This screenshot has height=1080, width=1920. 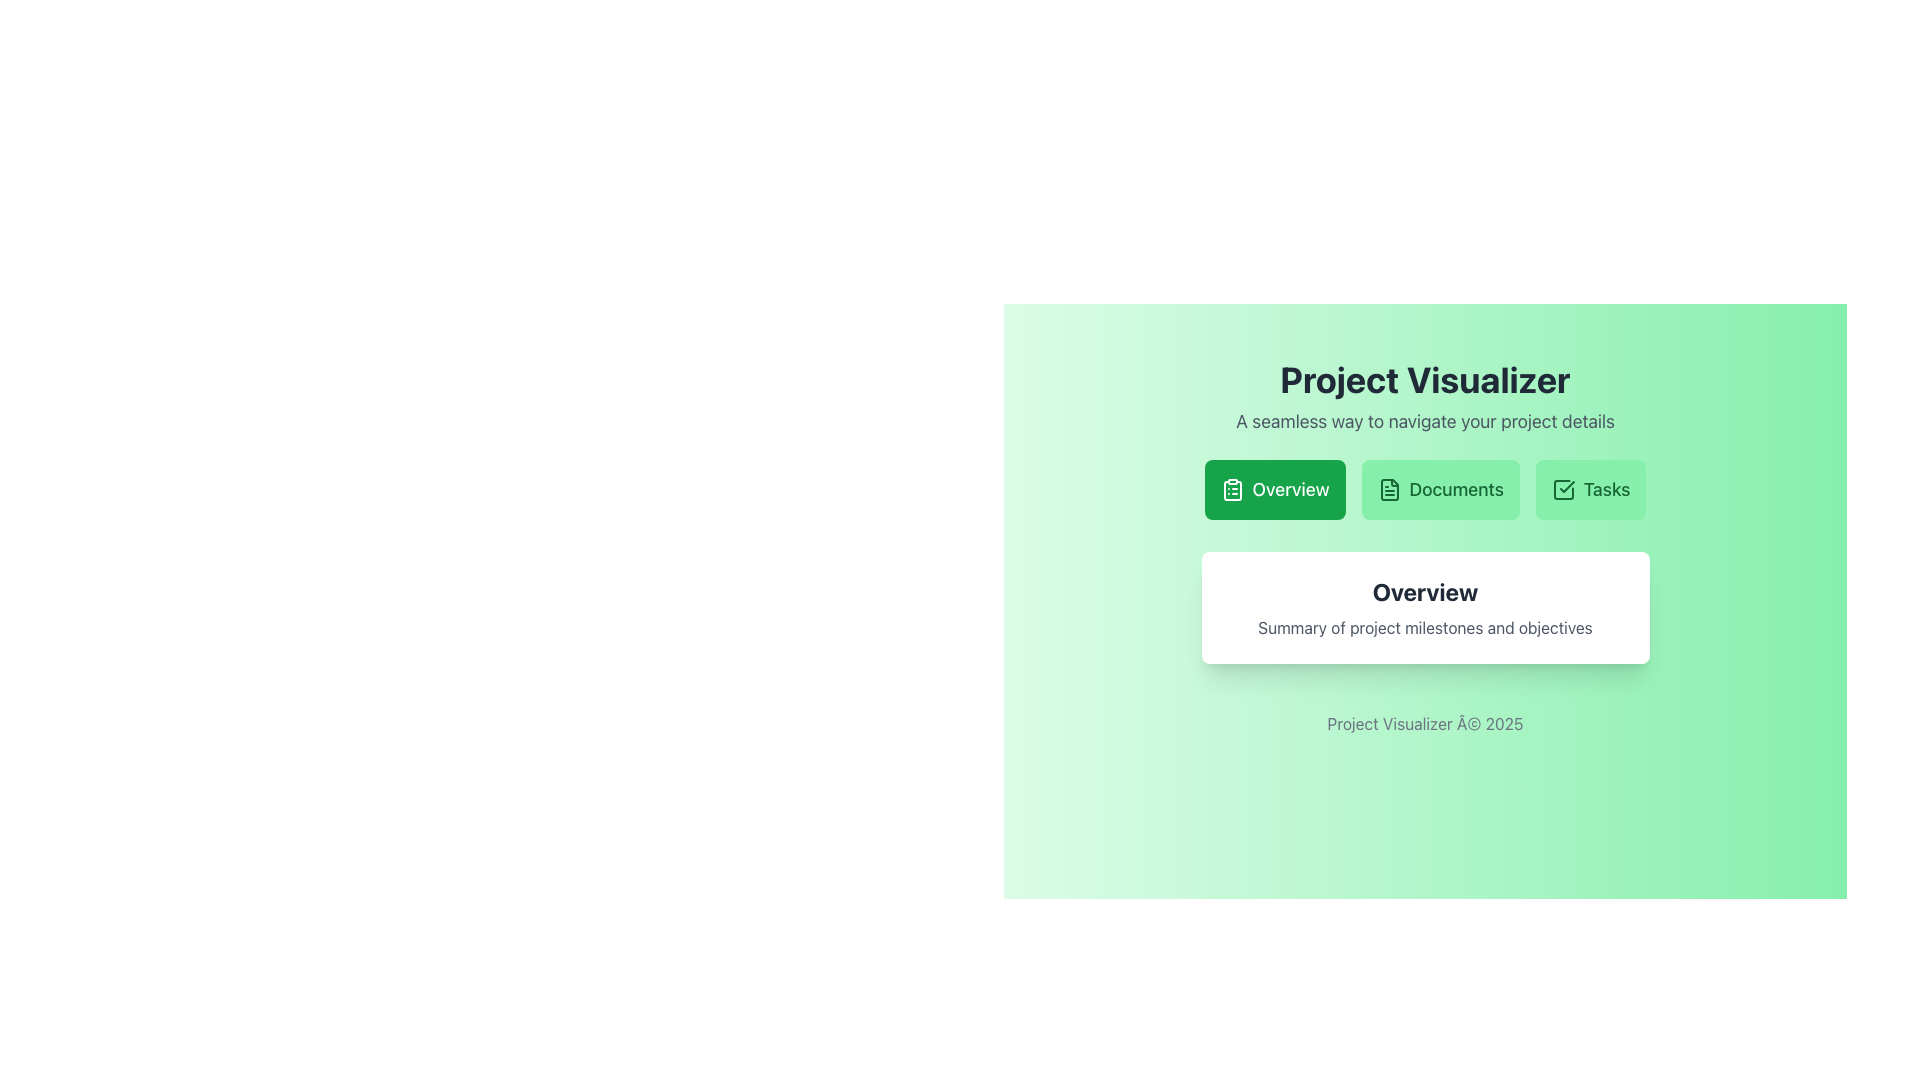 I want to click on the green rectangular button labeled 'Documents' located between the 'Overview' and 'Tasks' buttons, so click(x=1440, y=489).